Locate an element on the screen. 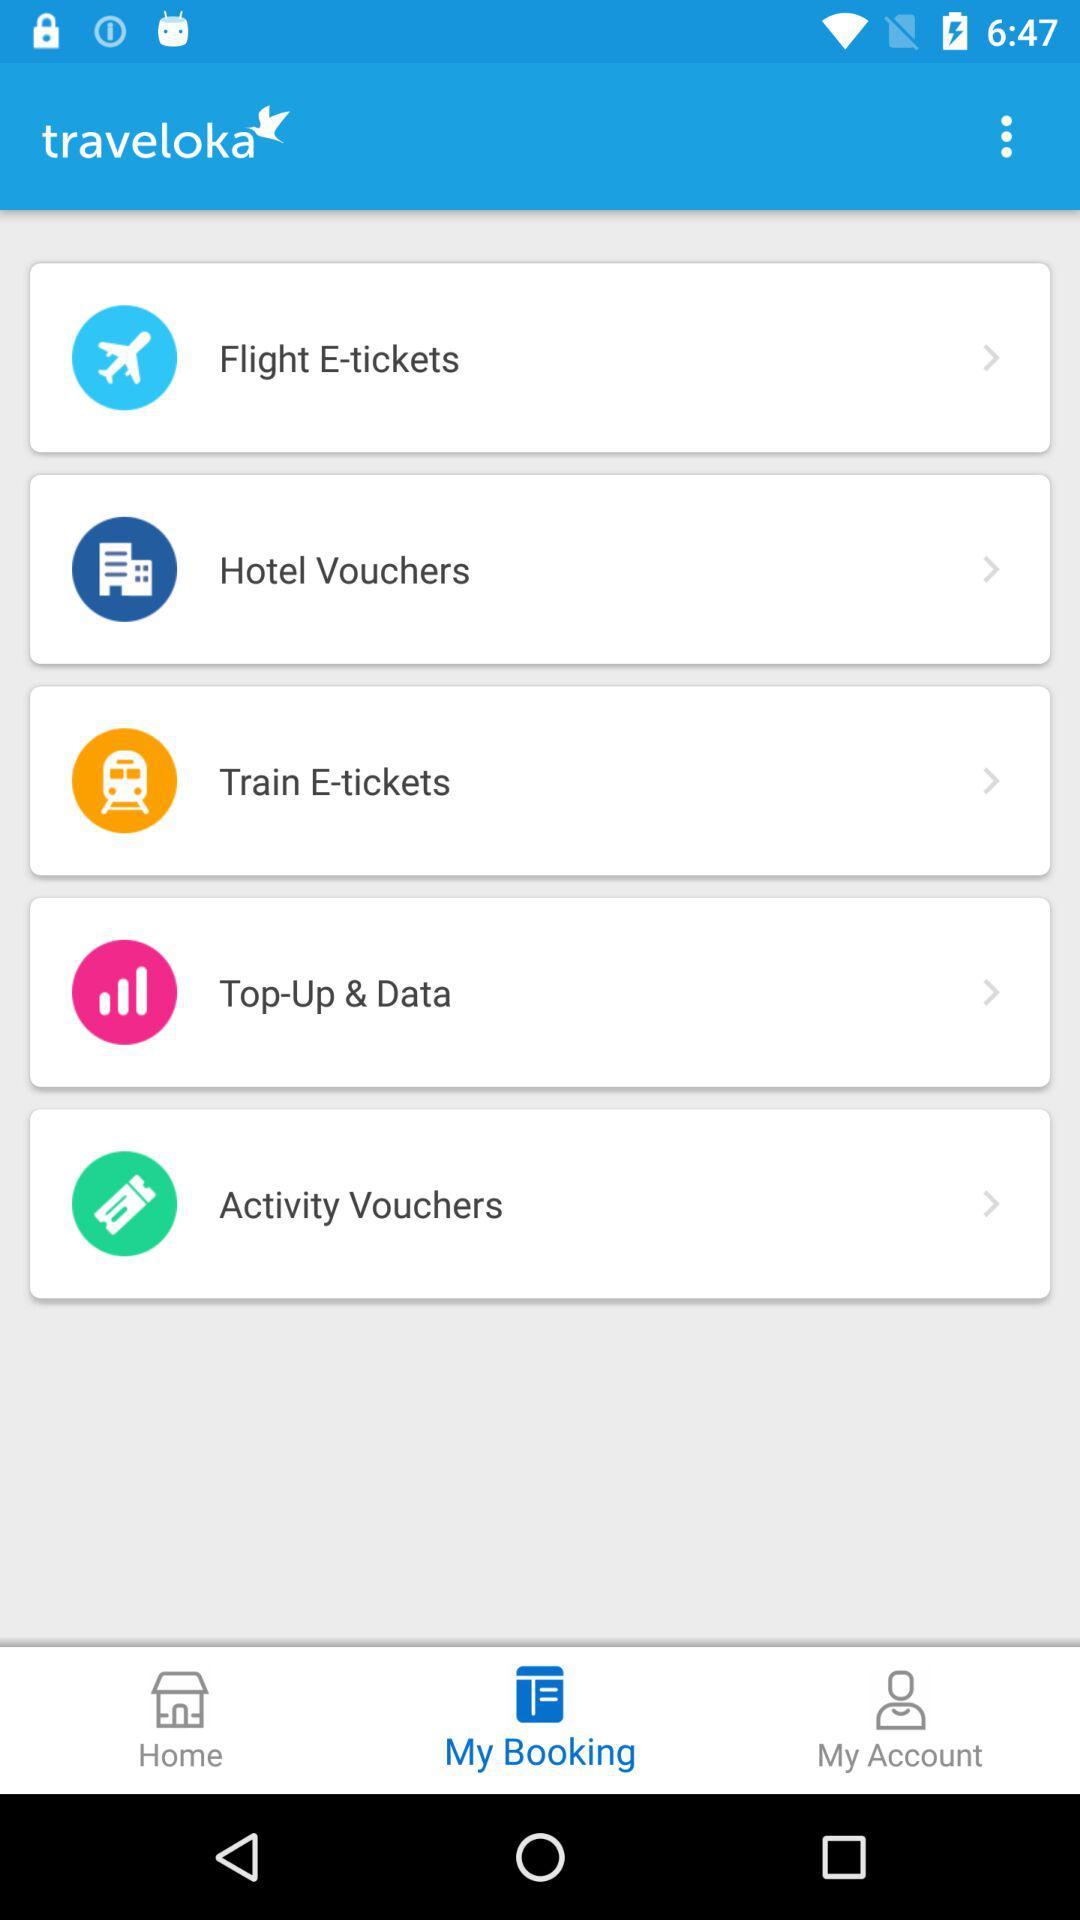 The image size is (1080, 1920). more options is located at coordinates (1006, 135).